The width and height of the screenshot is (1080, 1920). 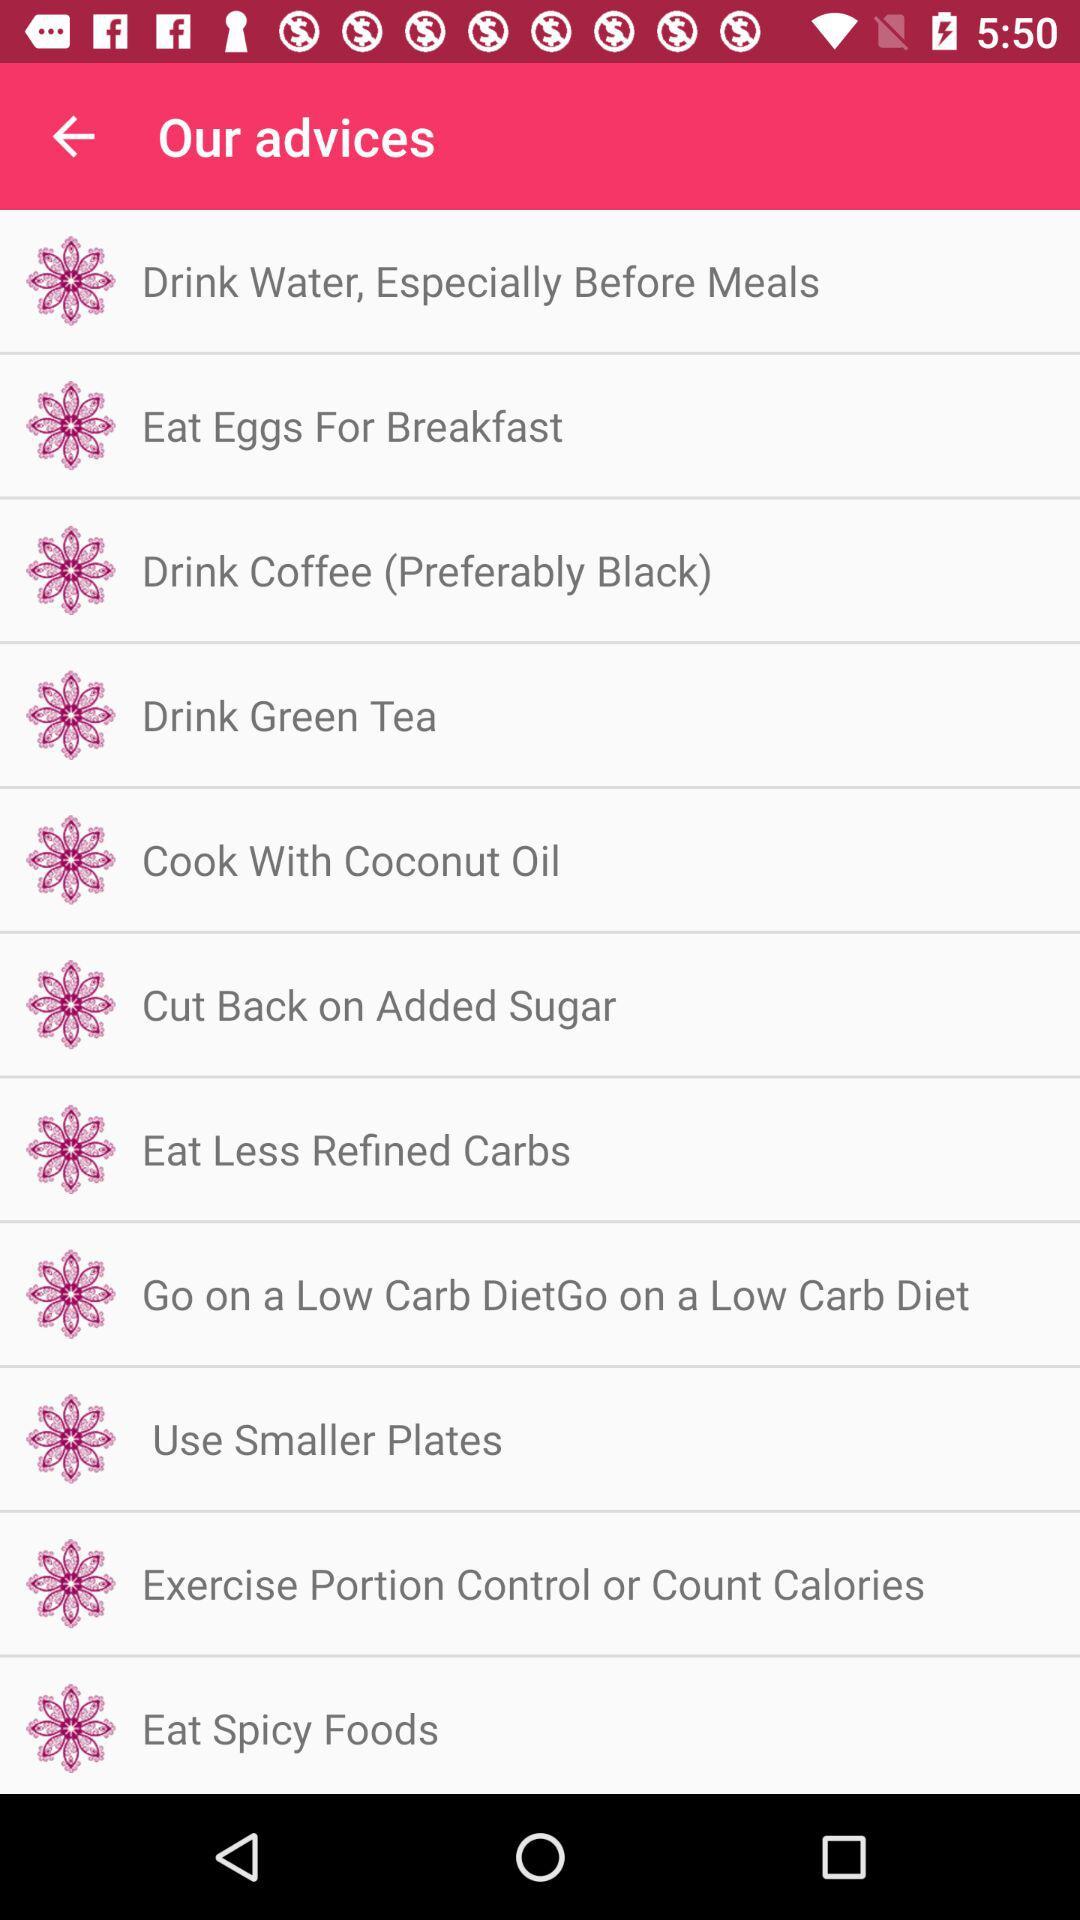 I want to click on icon below the exercise portion control item, so click(x=290, y=1727).